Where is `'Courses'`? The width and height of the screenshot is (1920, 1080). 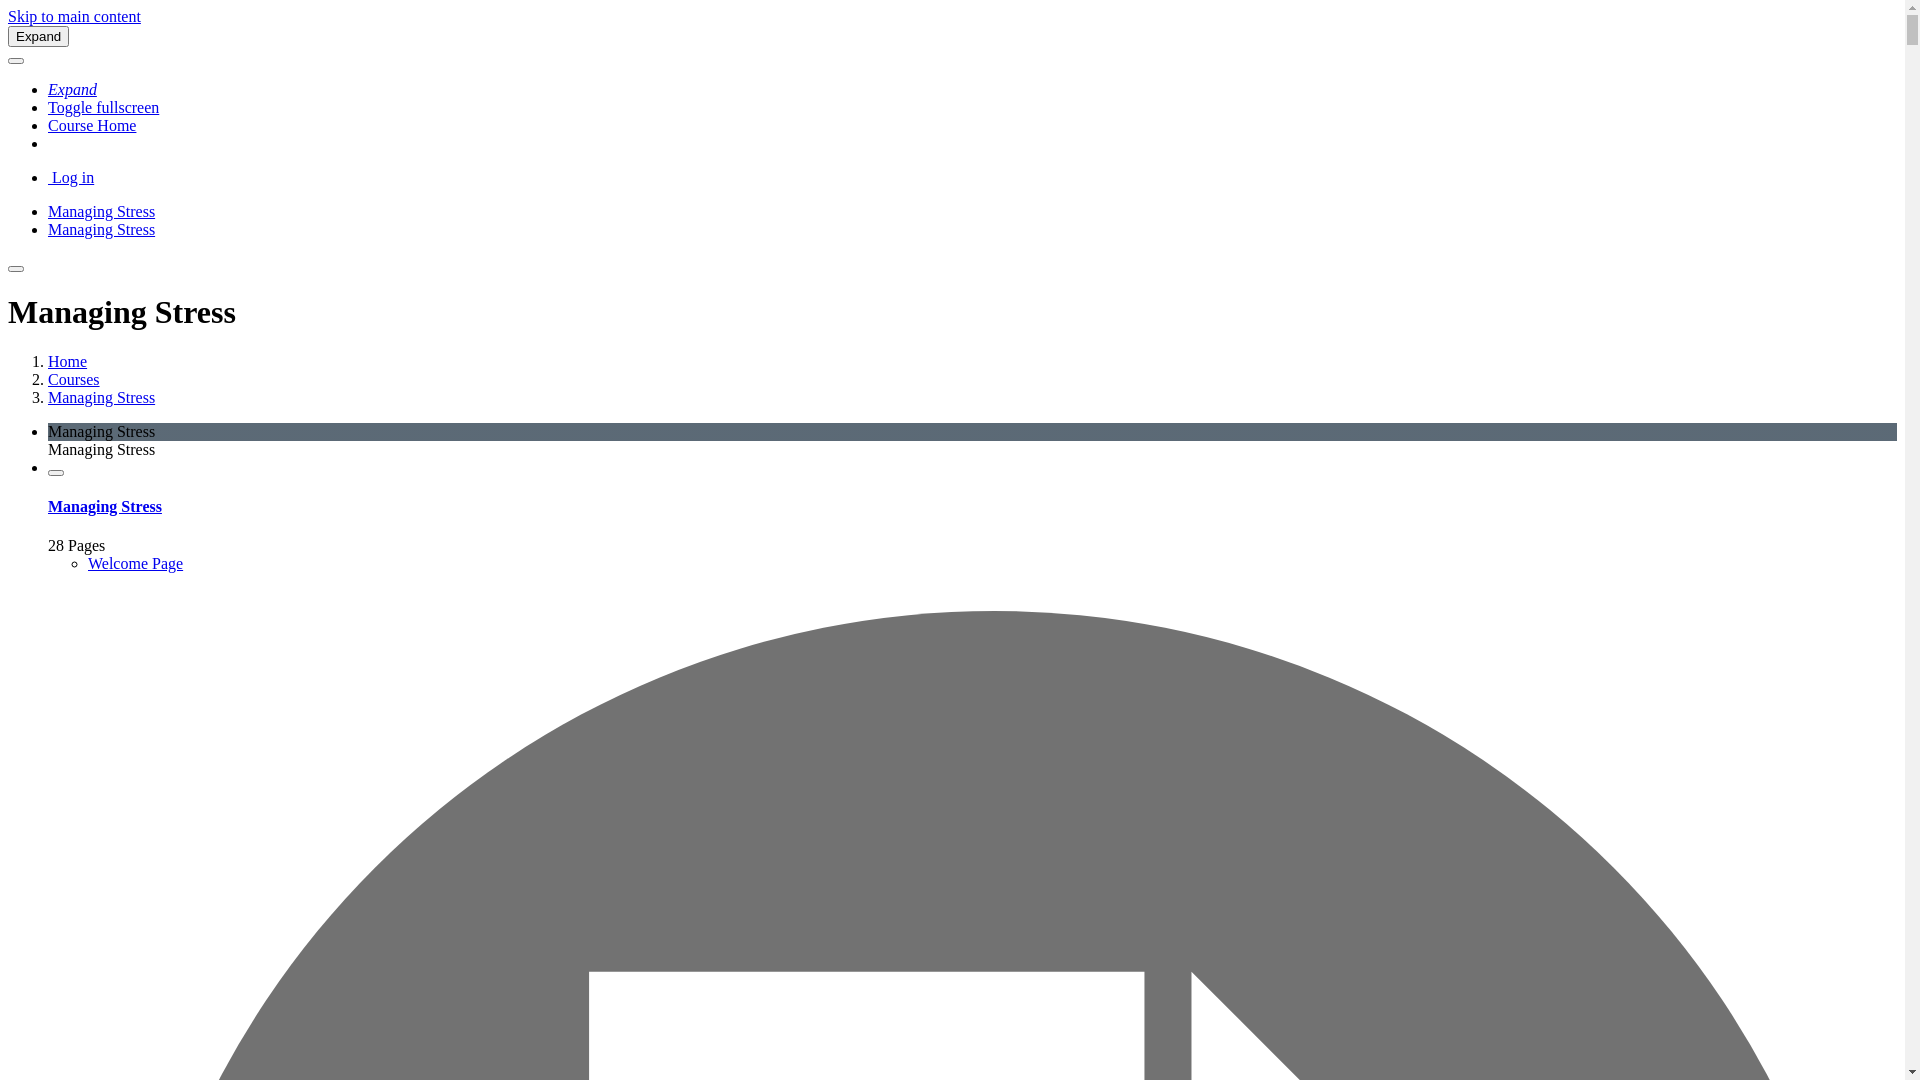
'Courses' is located at coordinates (73, 379).